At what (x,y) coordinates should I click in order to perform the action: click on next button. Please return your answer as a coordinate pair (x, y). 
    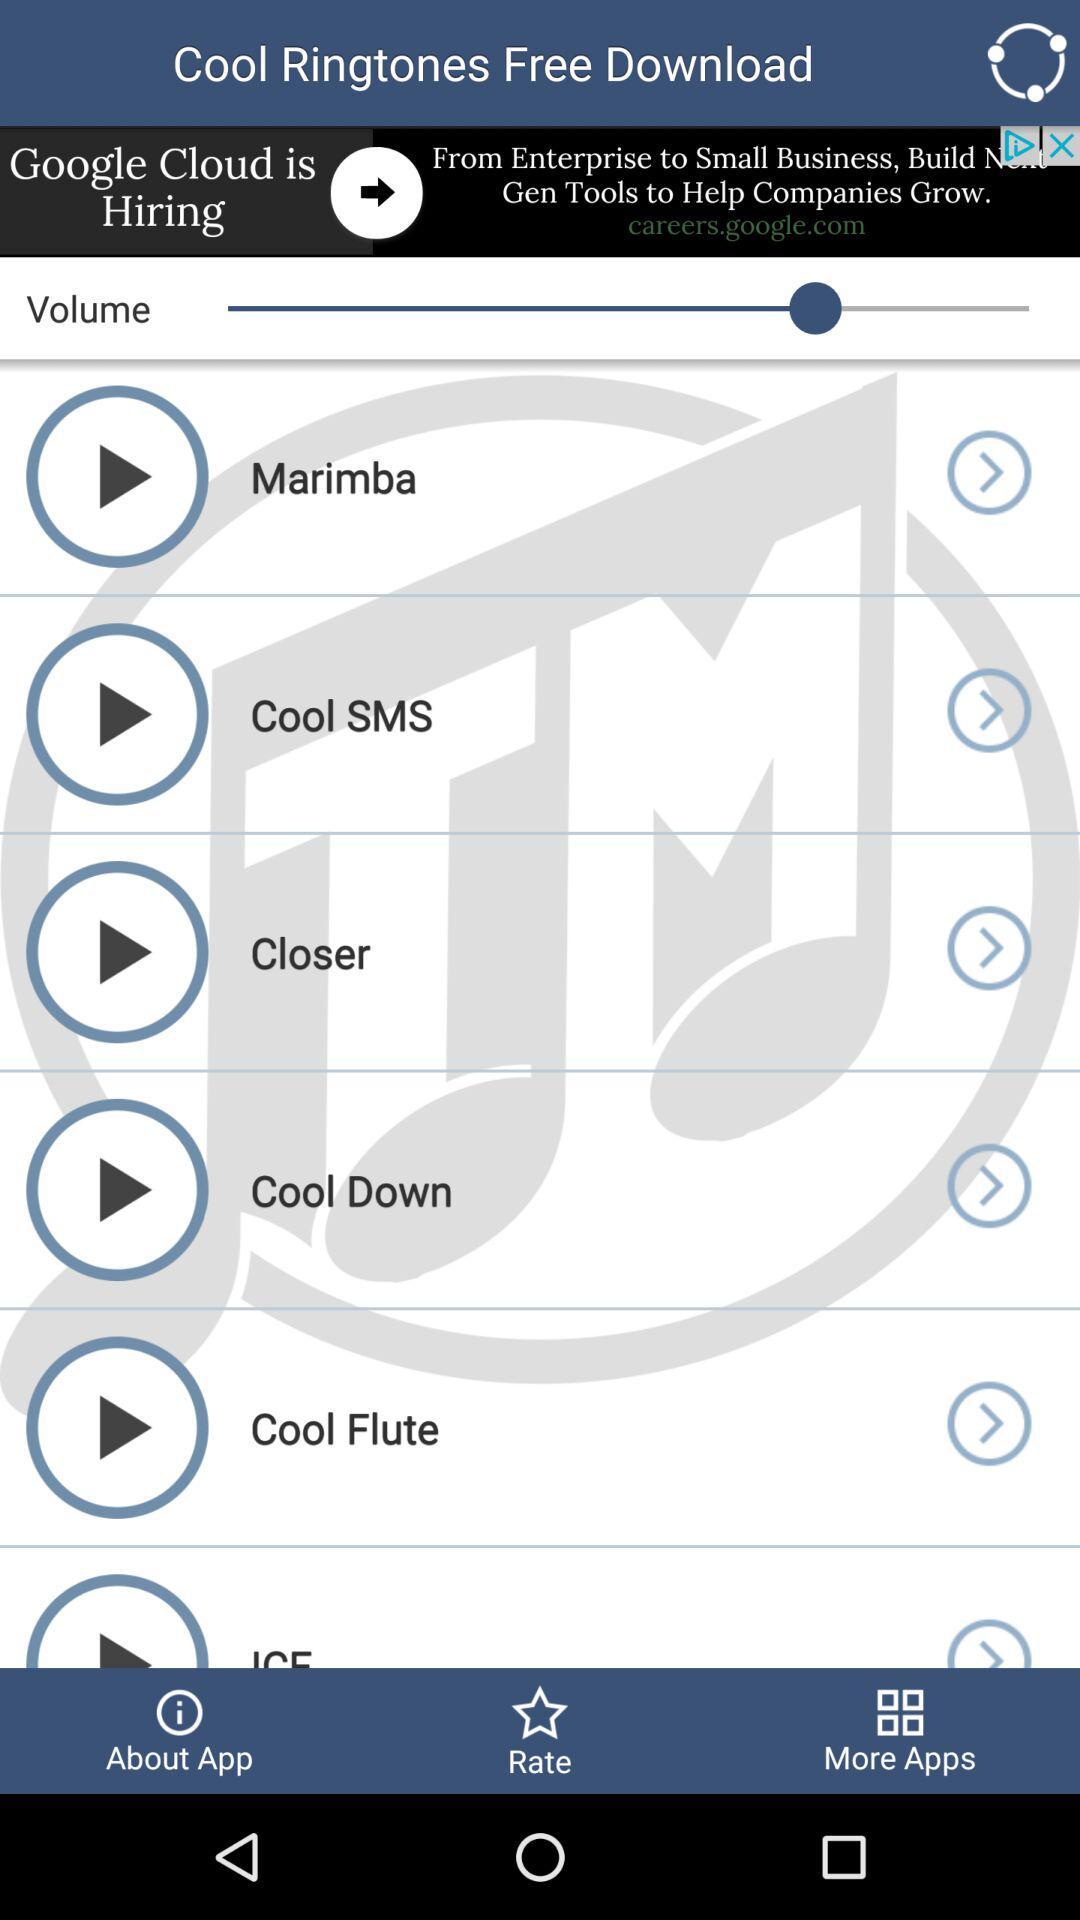
    Looking at the image, I should click on (987, 714).